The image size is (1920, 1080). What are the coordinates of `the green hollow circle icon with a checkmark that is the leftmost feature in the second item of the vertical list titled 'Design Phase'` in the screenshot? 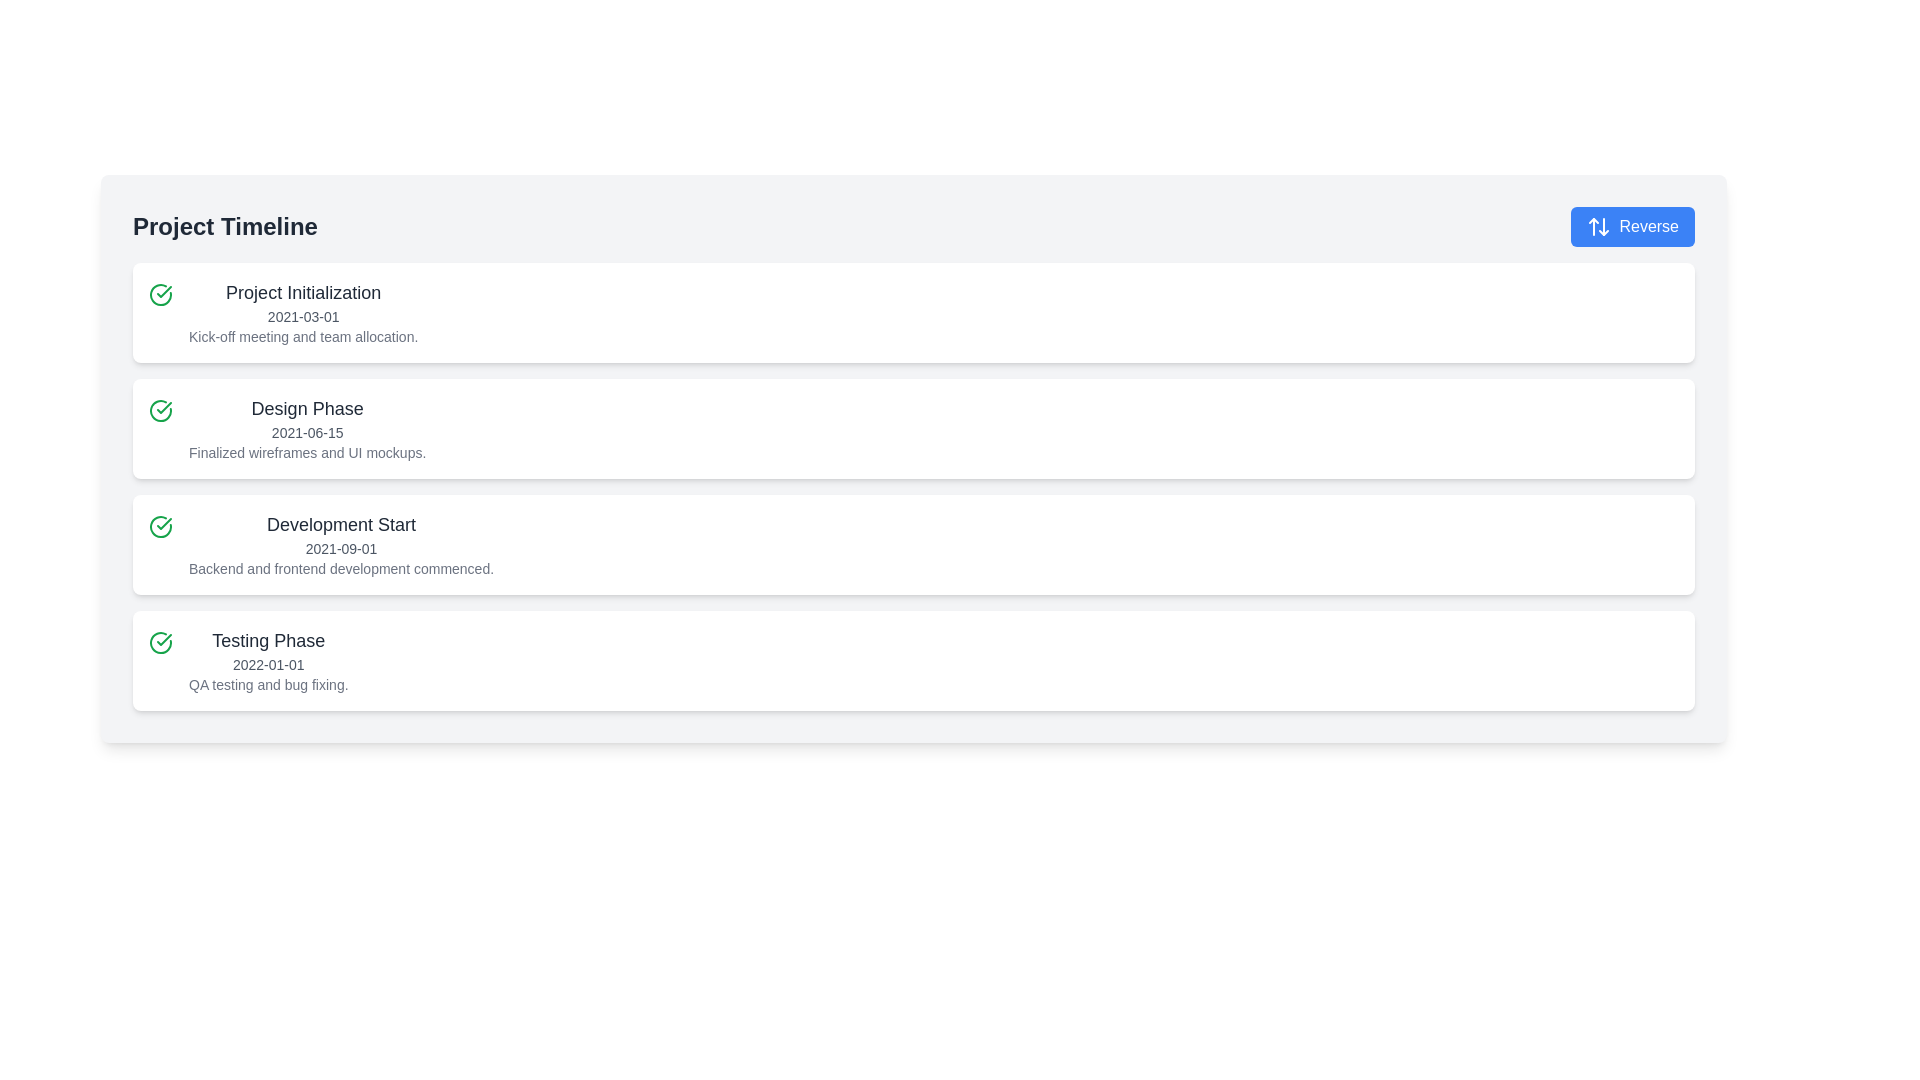 It's located at (161, 410).